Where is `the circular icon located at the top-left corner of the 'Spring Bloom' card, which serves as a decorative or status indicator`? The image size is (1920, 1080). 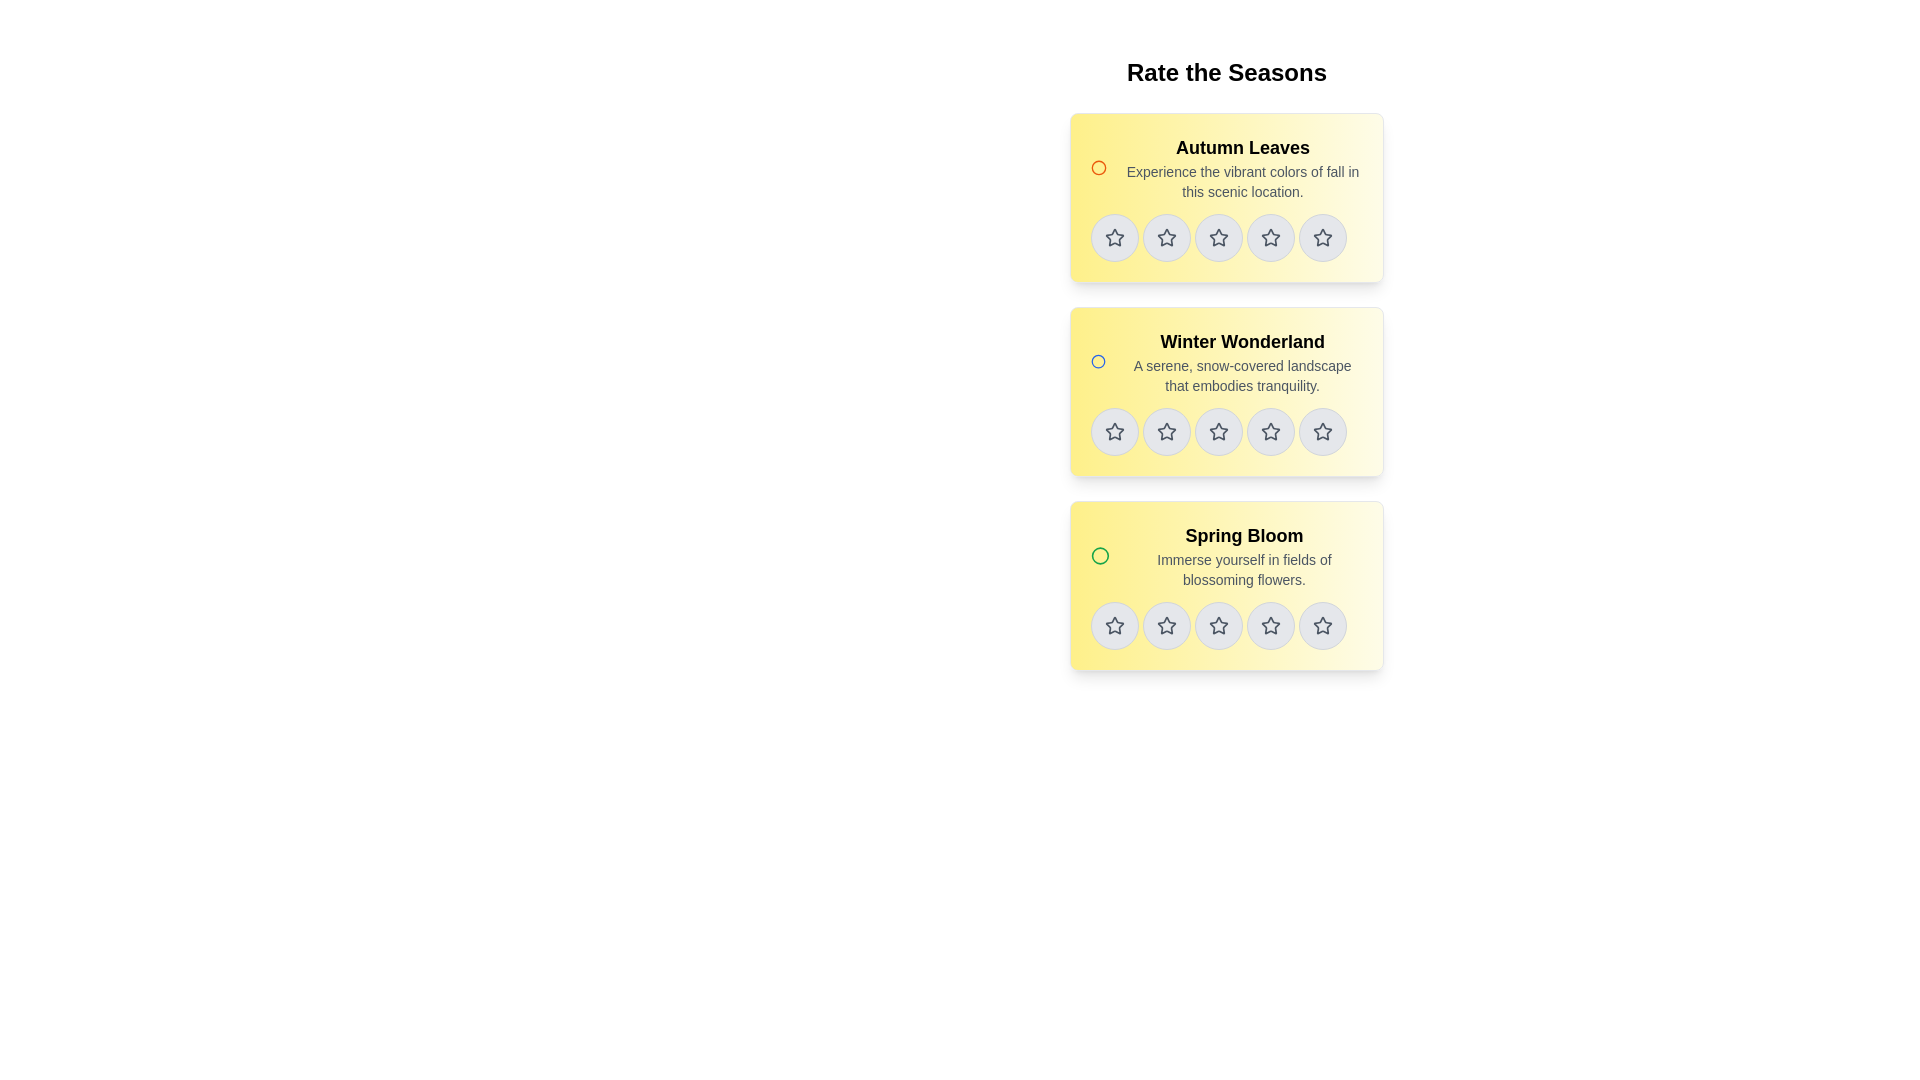
the circular icon located at the top-left corner of the 'Spring Bloom' card, which serves as a decorative or status indicator is located at coordinates (1099, 555).